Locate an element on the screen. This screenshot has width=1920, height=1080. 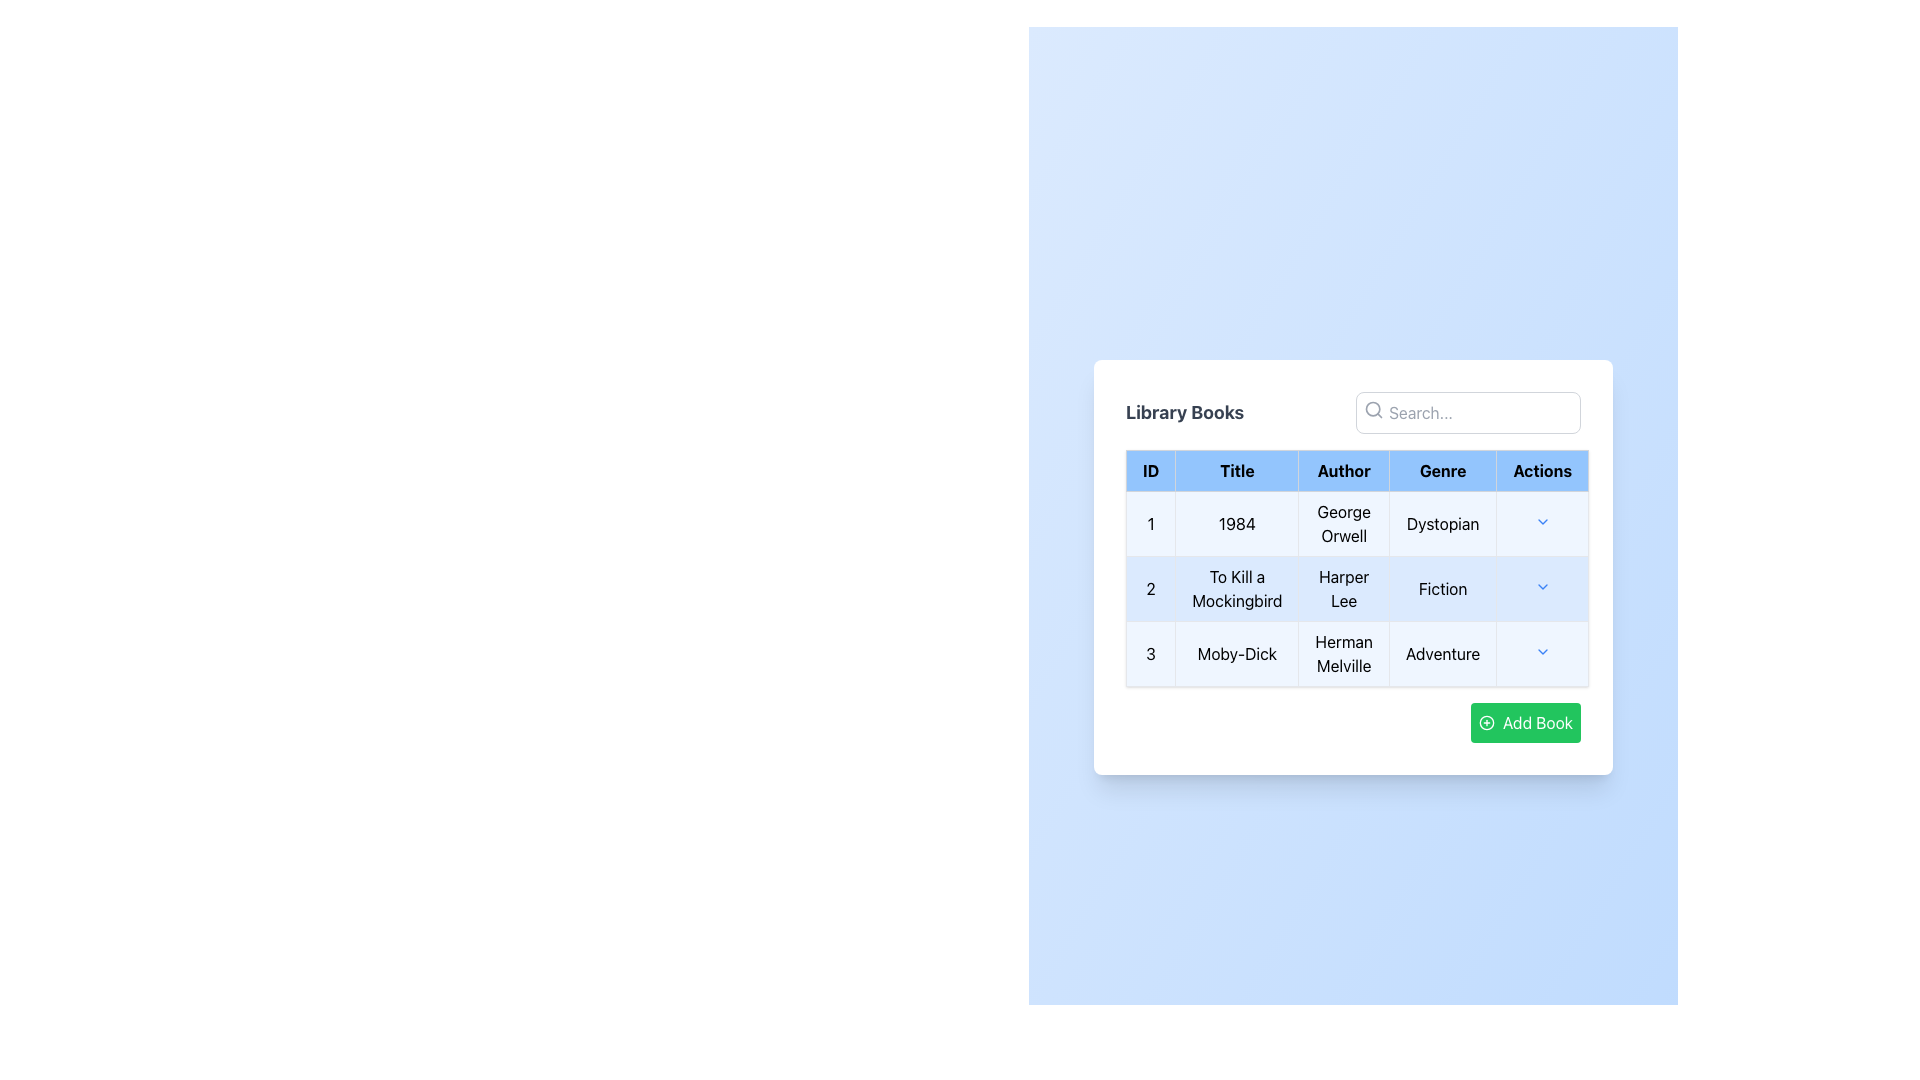
the SVG-based graphical icon located on the left side of the 'Add Book' green button to initiate the action of adding a new book entry is located at coordinates (1487, 722).